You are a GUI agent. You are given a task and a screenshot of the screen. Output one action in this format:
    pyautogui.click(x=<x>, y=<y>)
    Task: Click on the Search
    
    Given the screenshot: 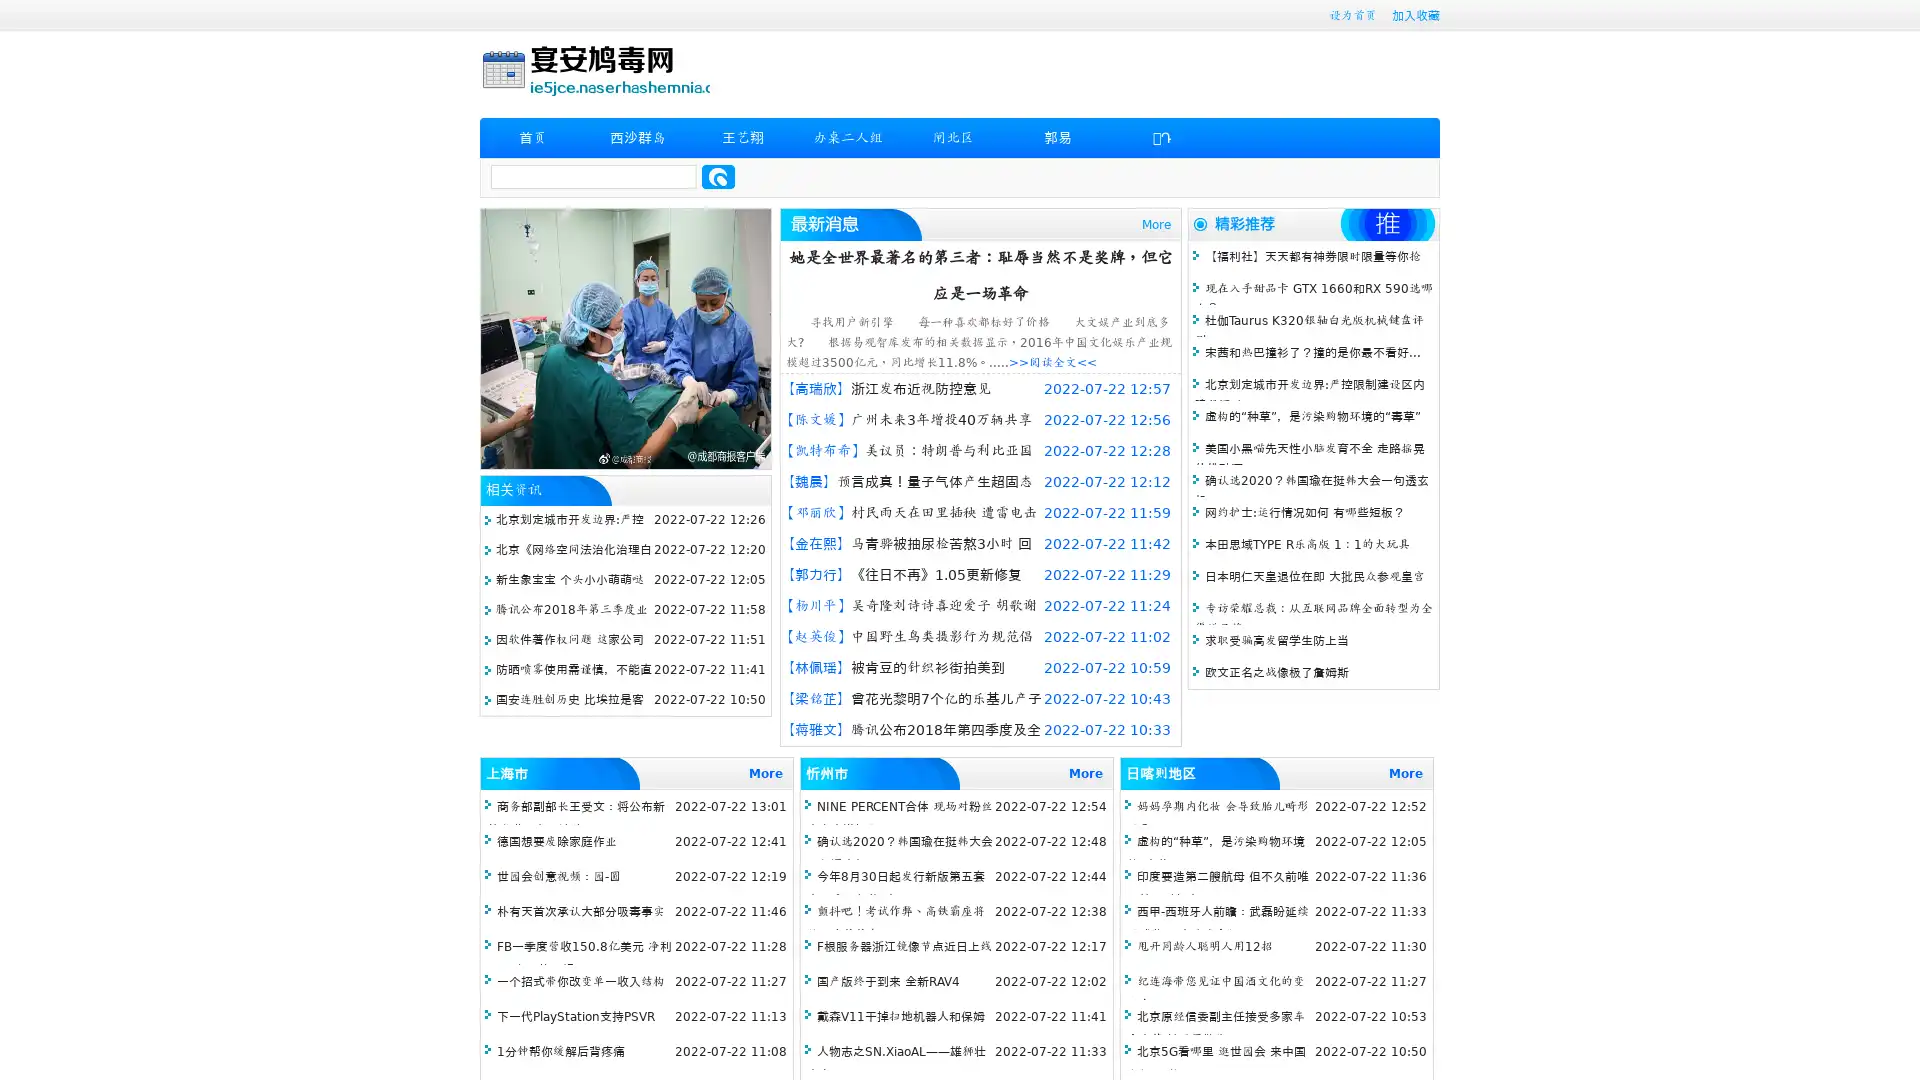 What is the action you would take?
    pyautogui.click(x=718, y=176)
    